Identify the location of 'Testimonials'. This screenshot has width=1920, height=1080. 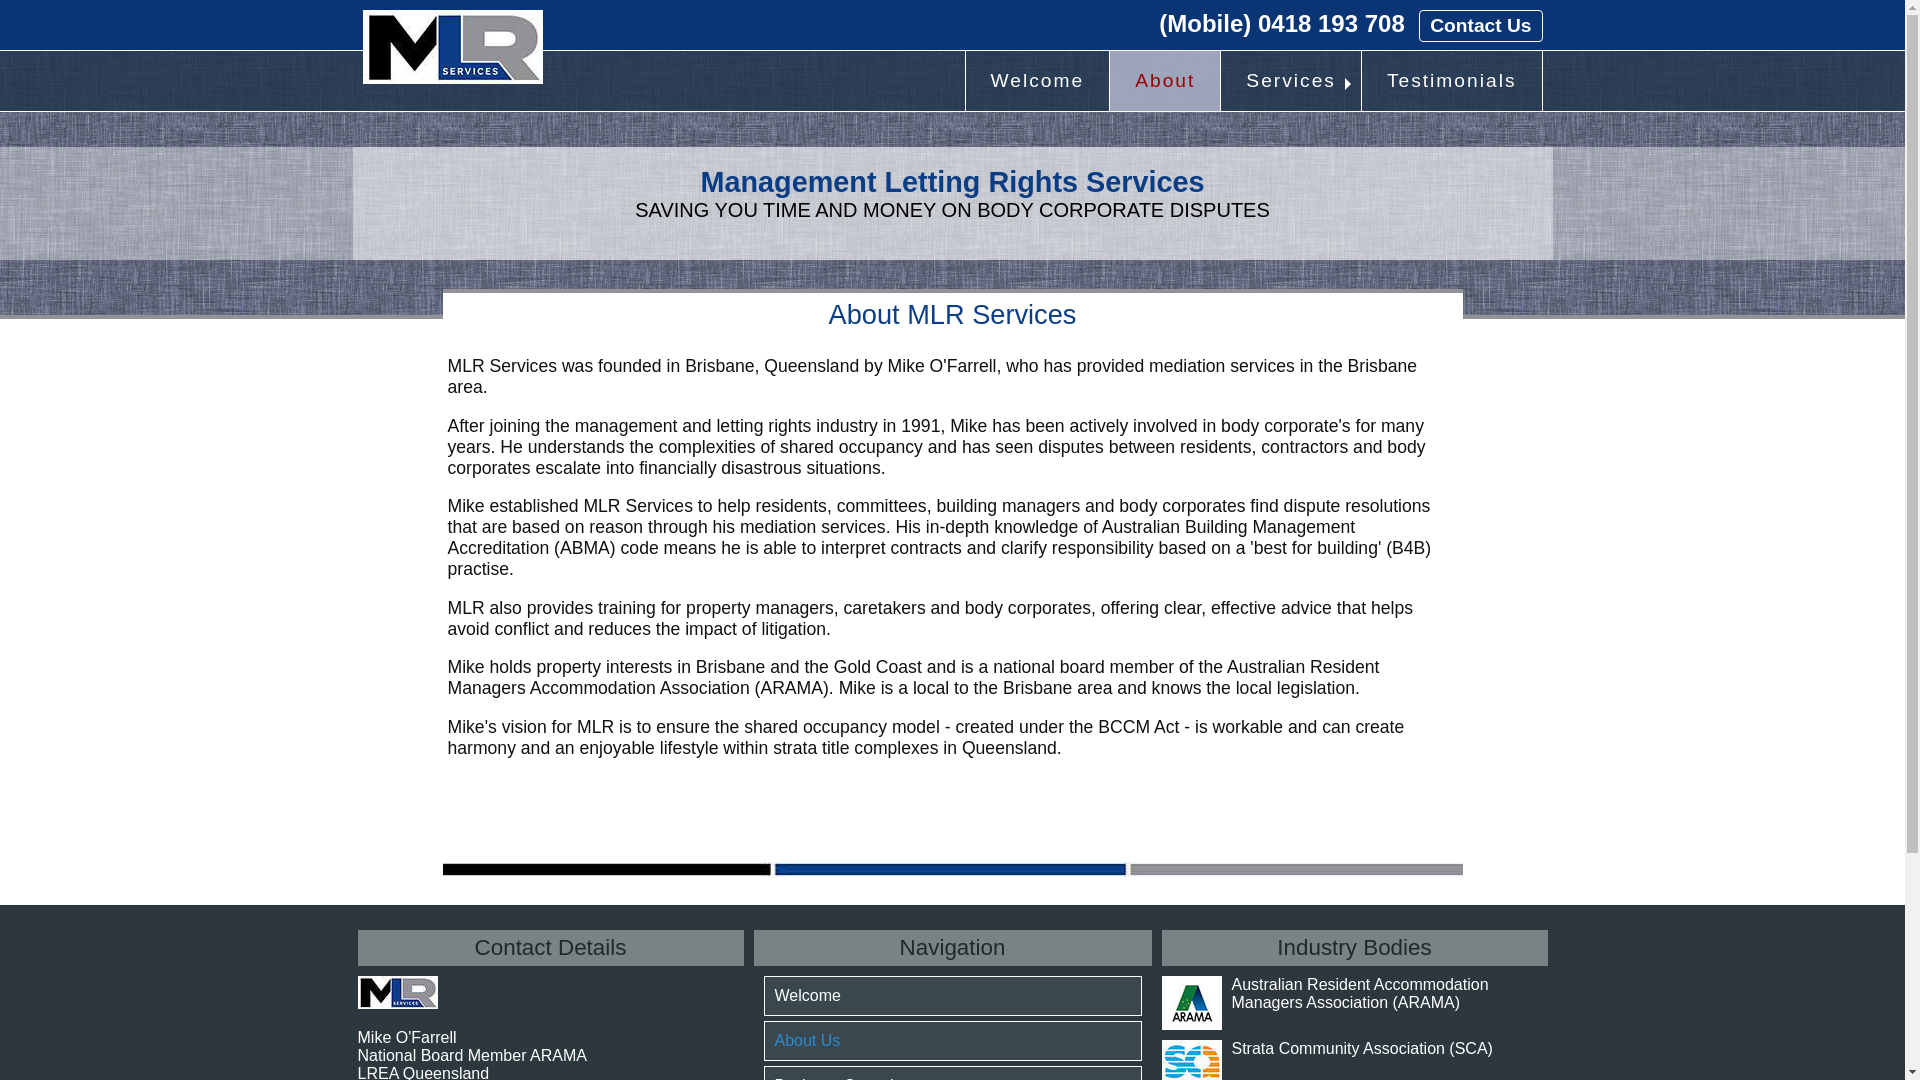
(1451, 80).